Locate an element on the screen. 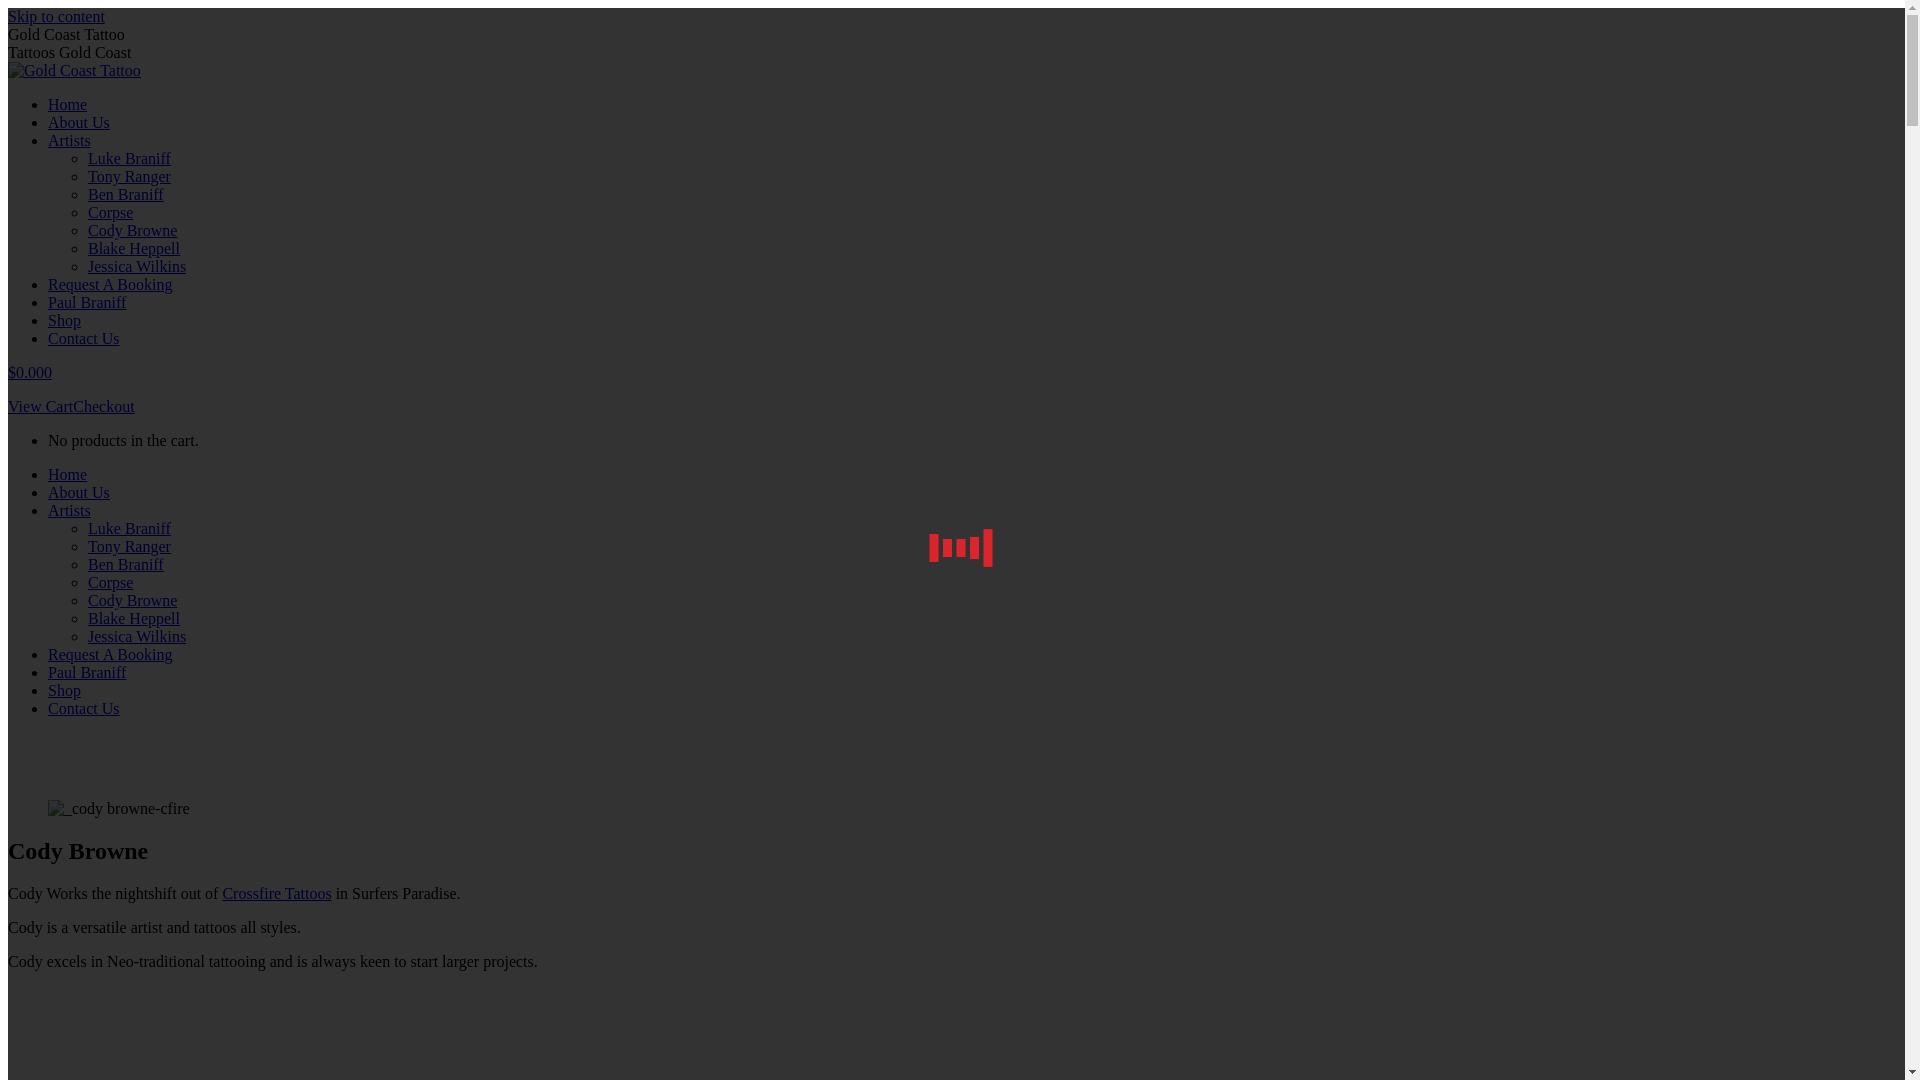 The width and height of the screenshot is (1920, 1080). 'Cody Browne' is located at coordinates (131, 599).